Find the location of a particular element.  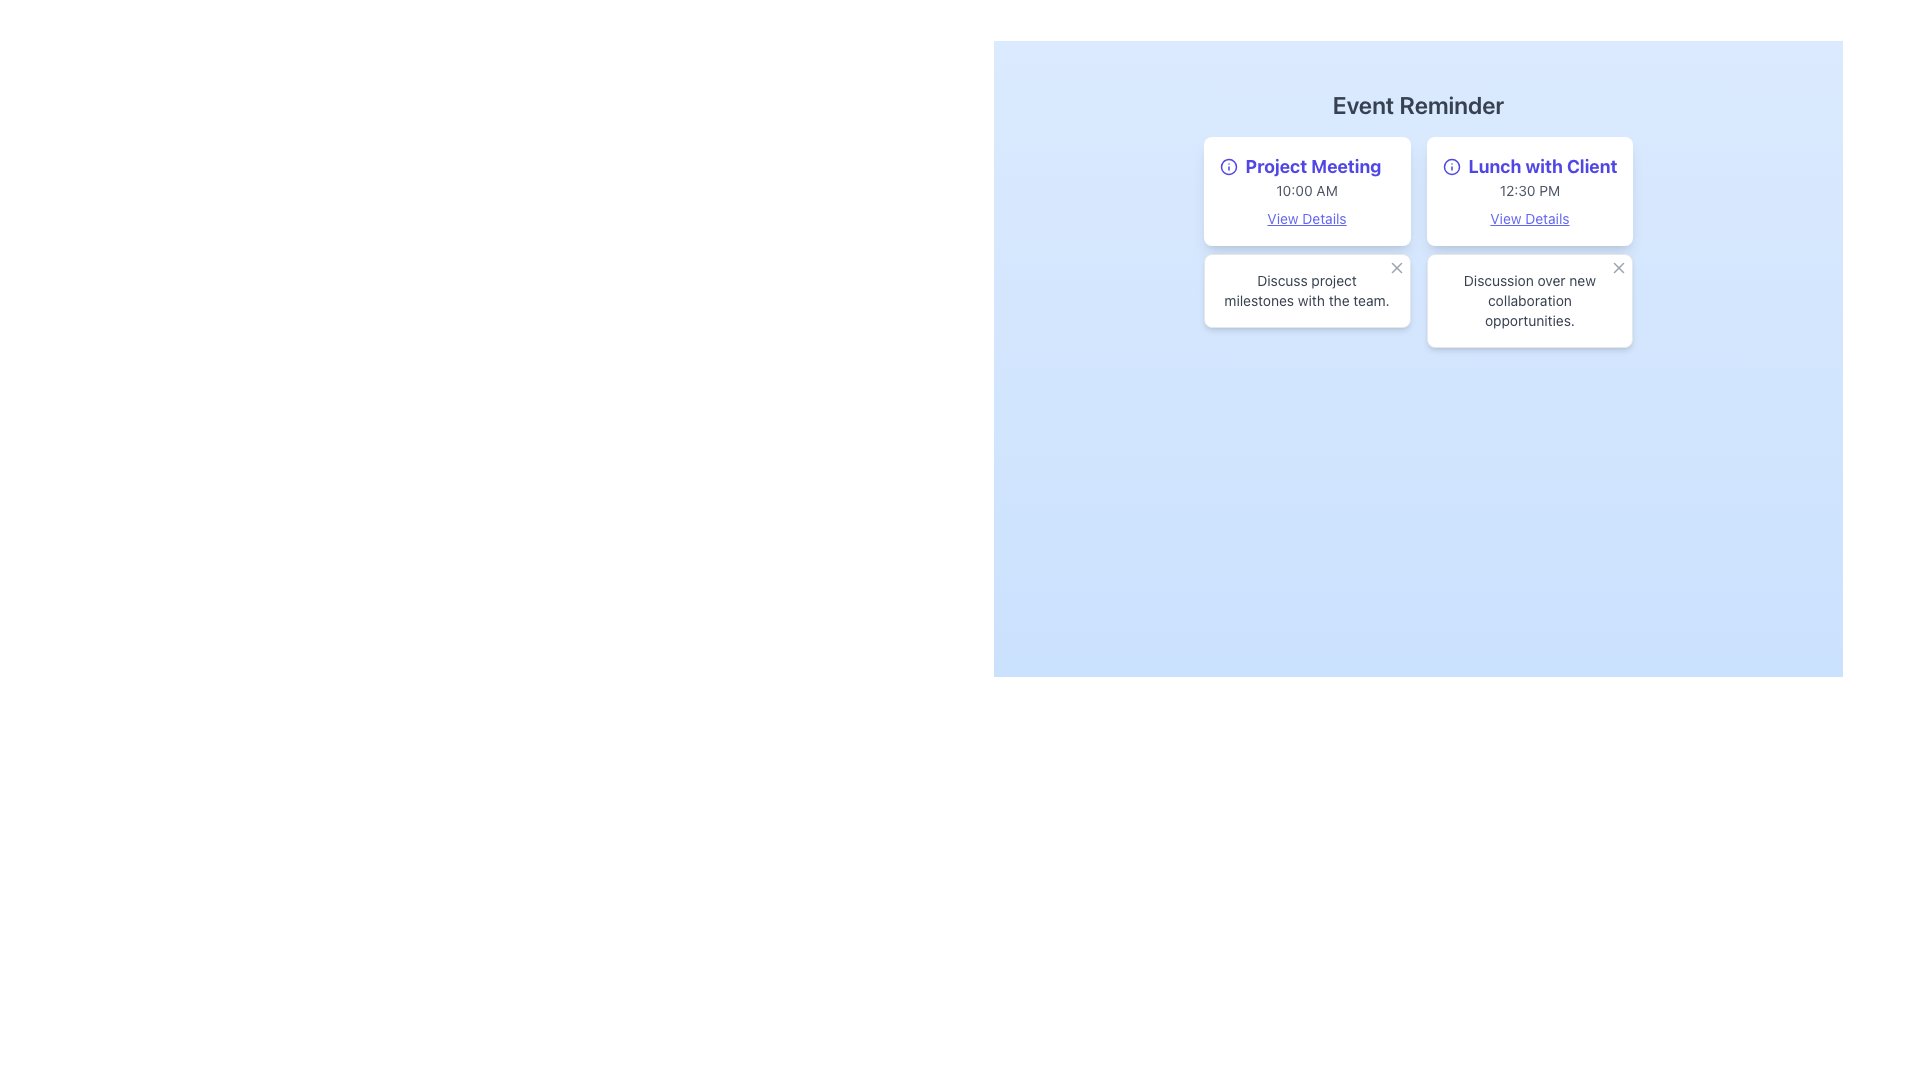

the Close button icon, which is represented by an 'X' shape is located at coordinates (1395, 266).